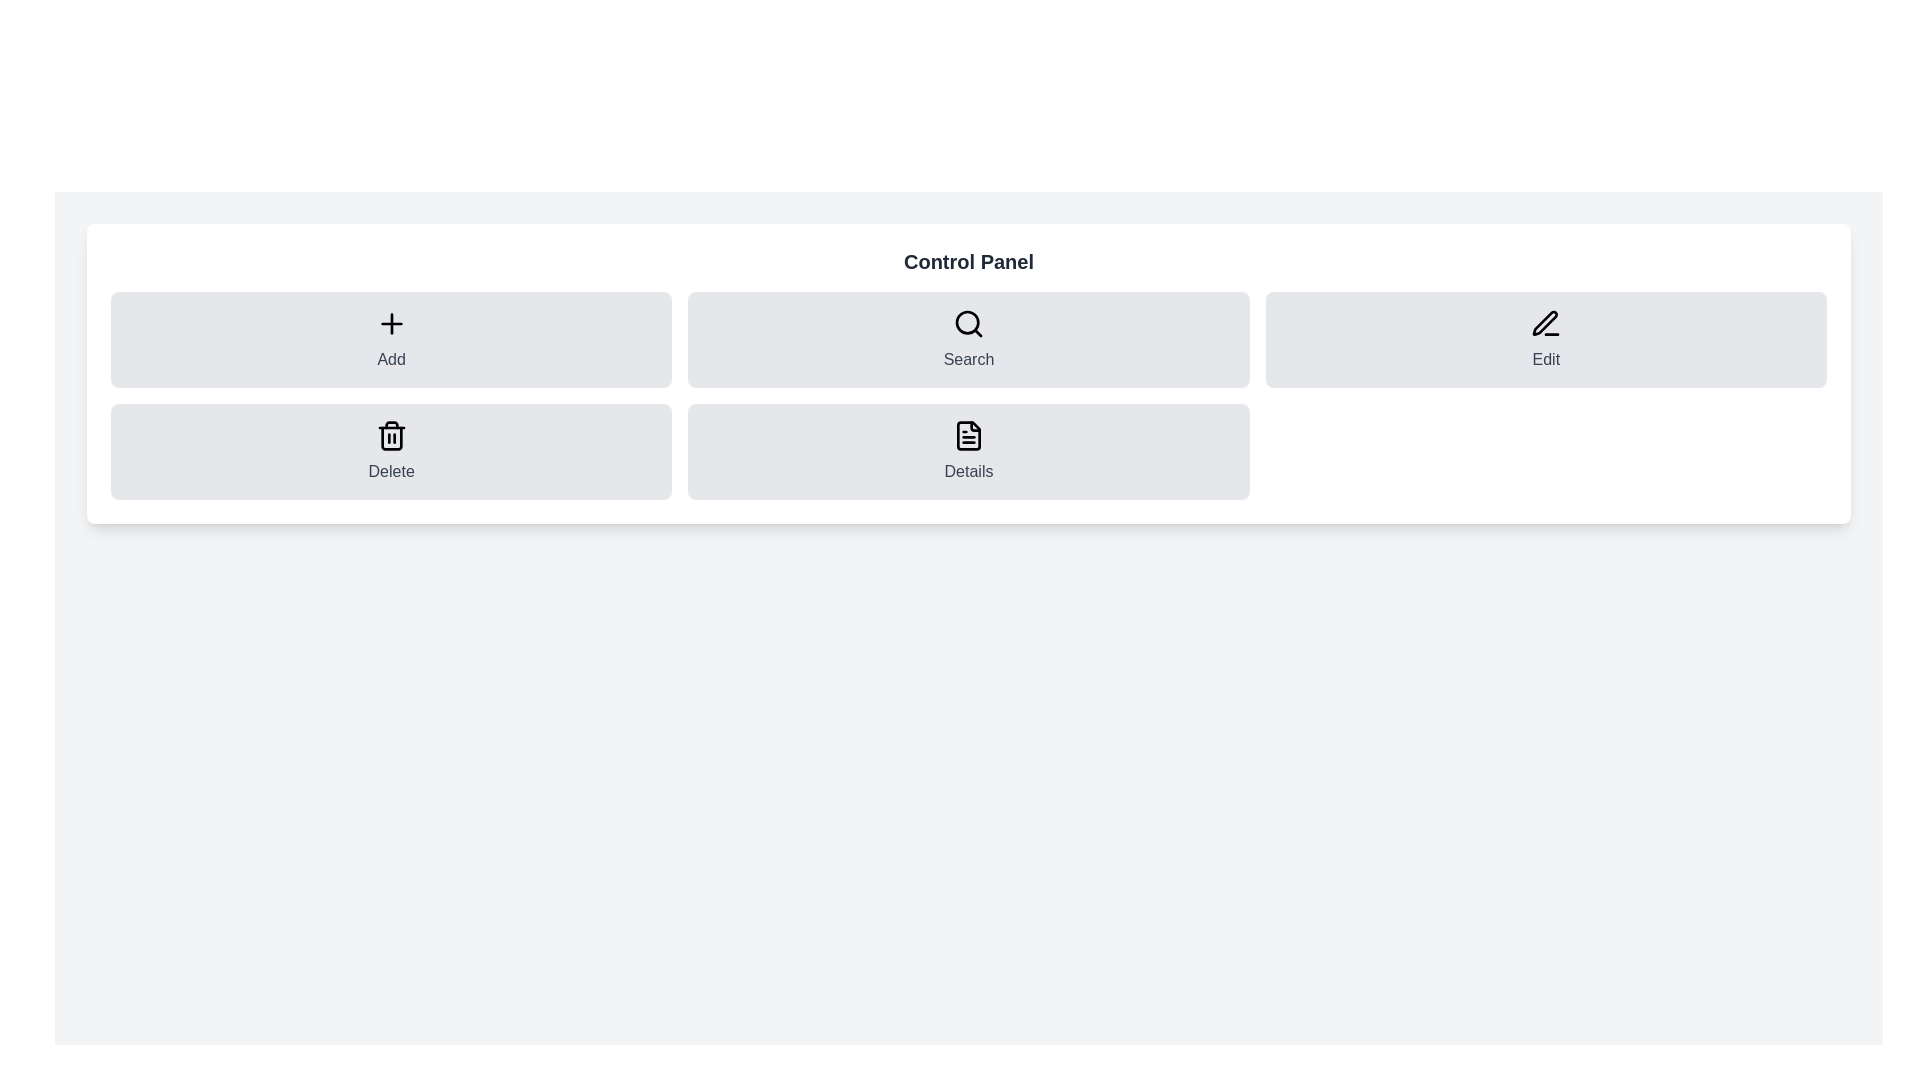 The width and height of the screenshot is (1920, 1080). I want to click on the 'Add' button located in the top-left corner of the grid, which features a black '+' icon and the text 'Add' below it, so click(391, 338).